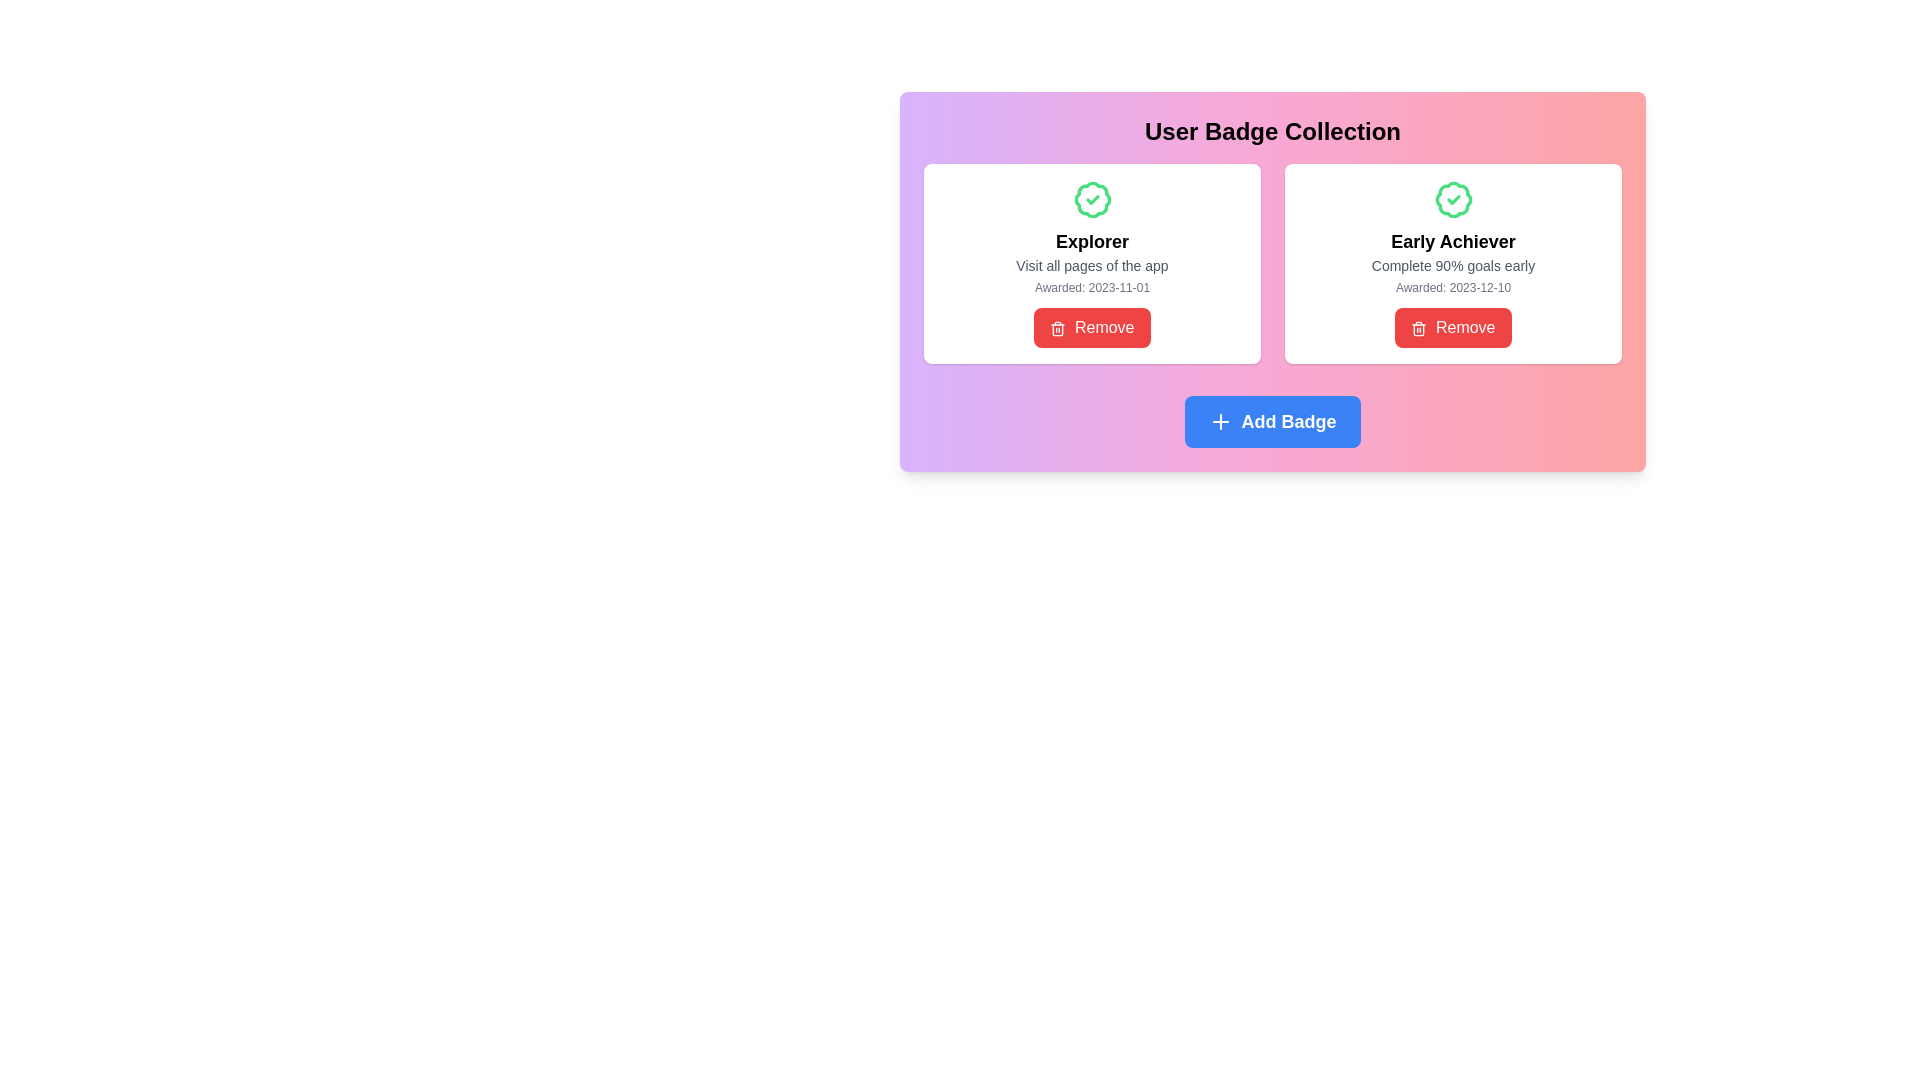 The width and height of the screenshot is (1920, 1080). I want to click on the 'Early Achiever' badge icon located in the second badge position, above its textual content, so click(1453, 200).